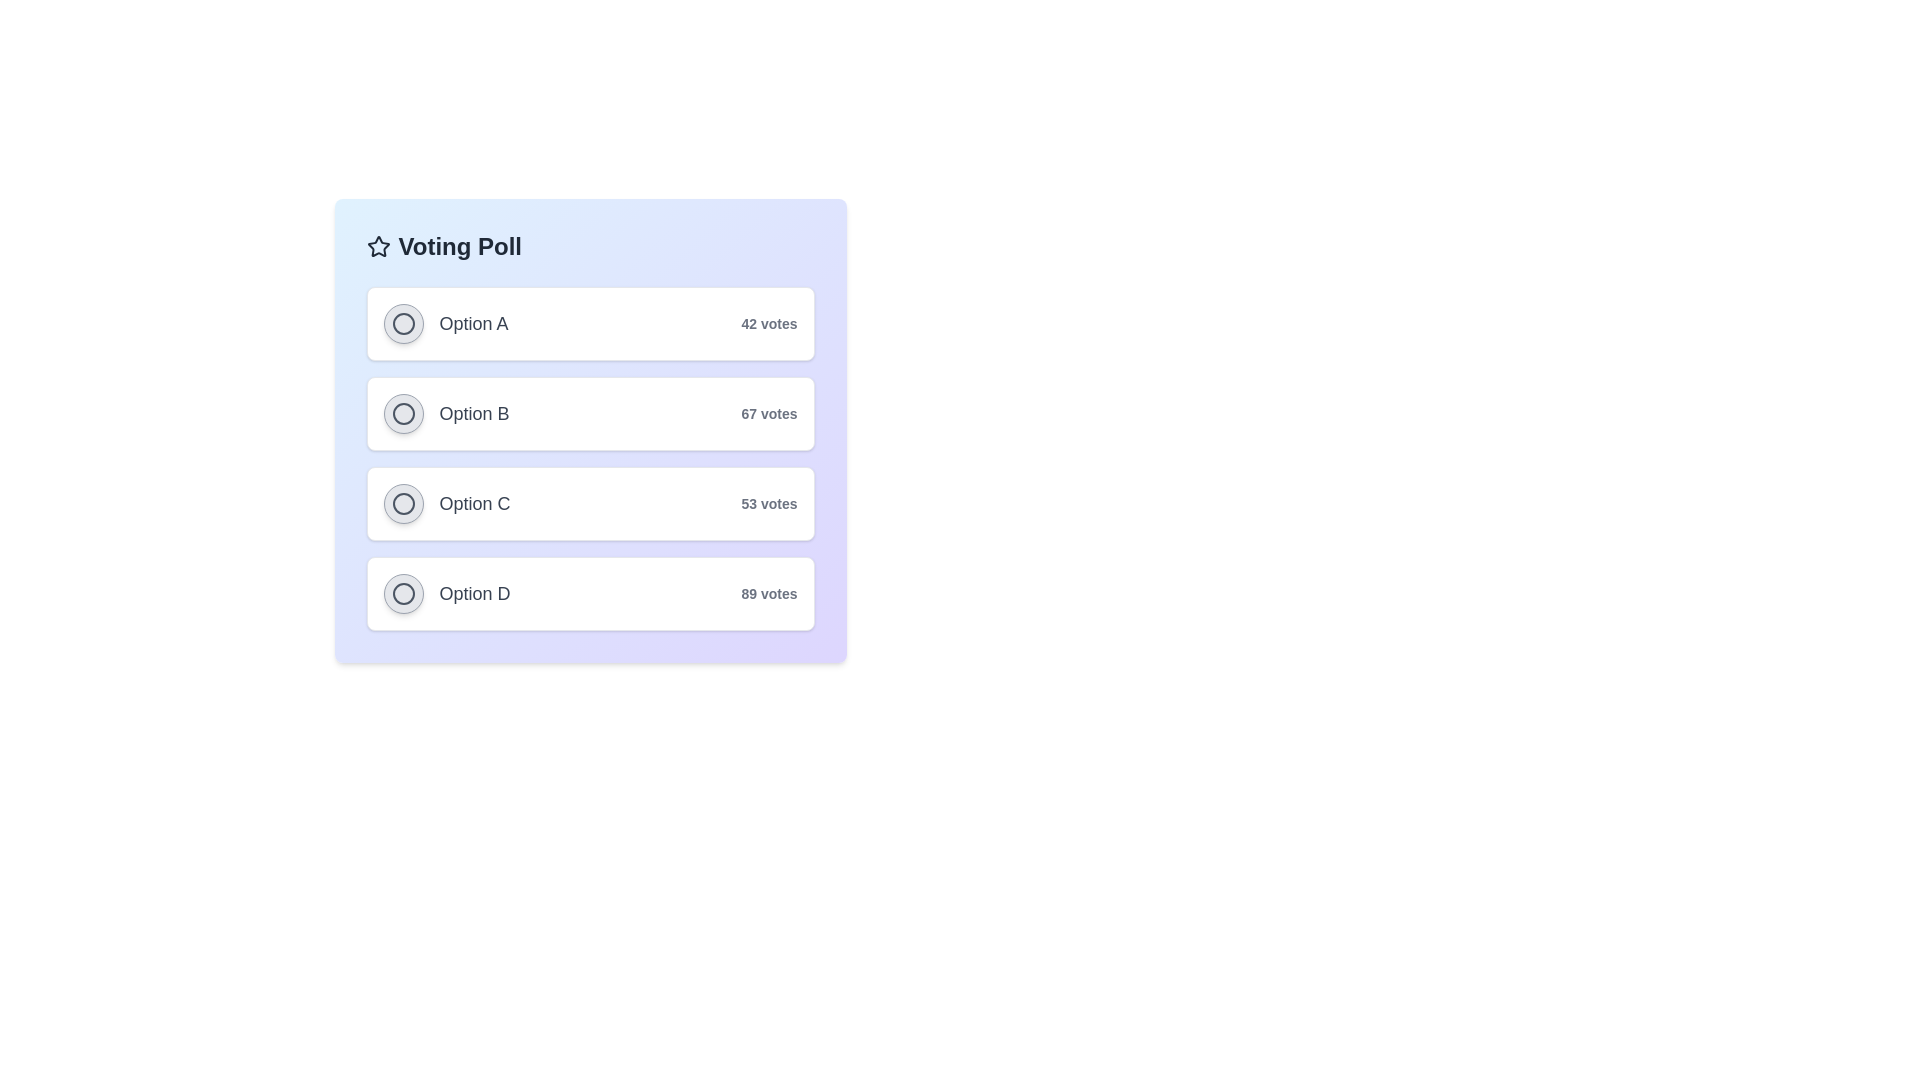  Describe the element at coordinates (589, 503) in the screenshot. I see `the 'Option C' Poll option card, which is the third card in a vertical list of voting options, to potentially trigger an action` at that location.